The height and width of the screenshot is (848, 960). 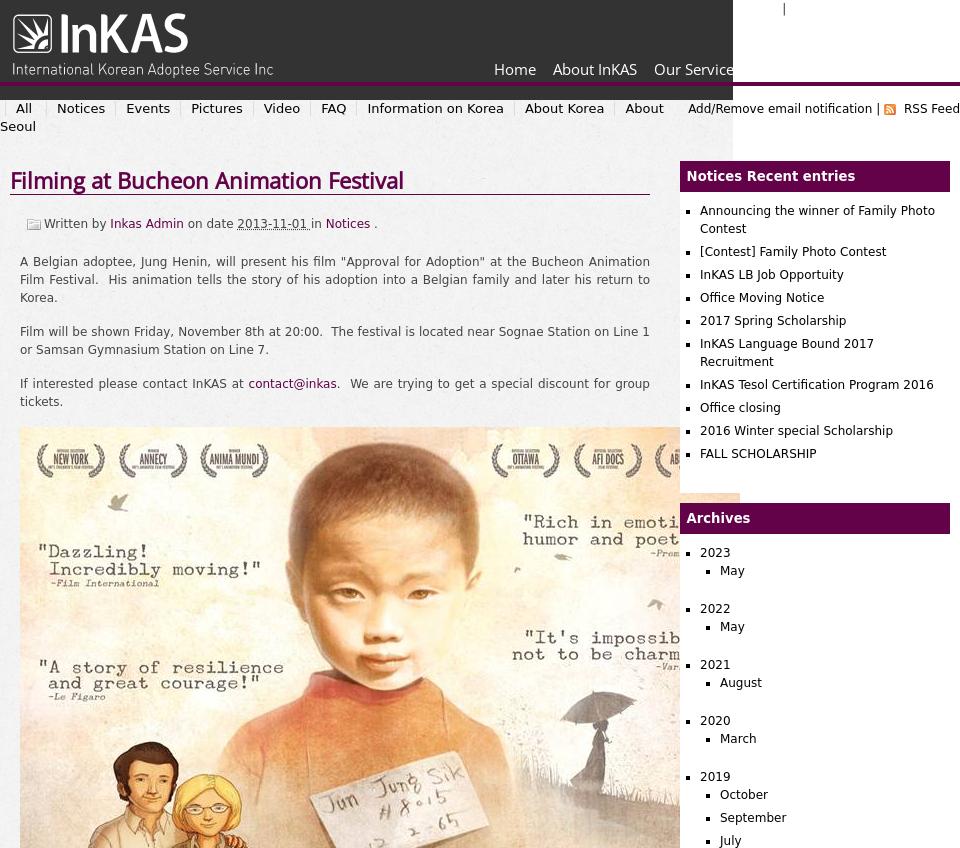 What do you see at coordinates (206, 180) in the screenshot?
I see `'Filming at Bucheon Animation Festival'` at bounding box center [206, 180].